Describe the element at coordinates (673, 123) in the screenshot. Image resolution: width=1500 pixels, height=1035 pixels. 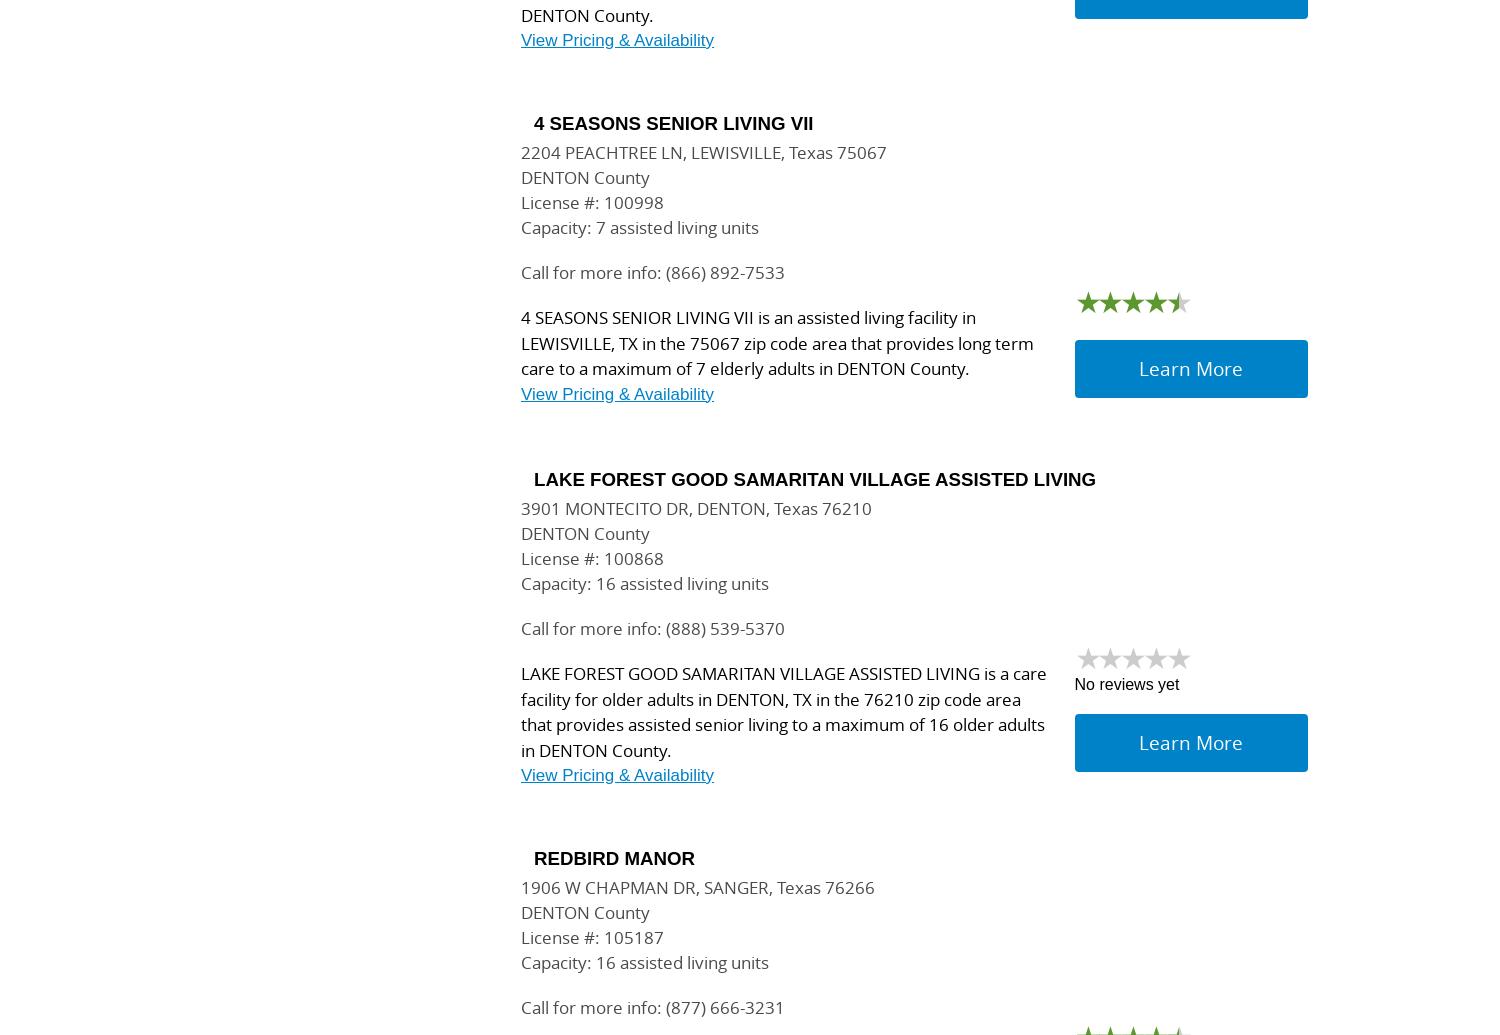
I see `'4 SEASONS SENIOR LIVING VII'` at that location.